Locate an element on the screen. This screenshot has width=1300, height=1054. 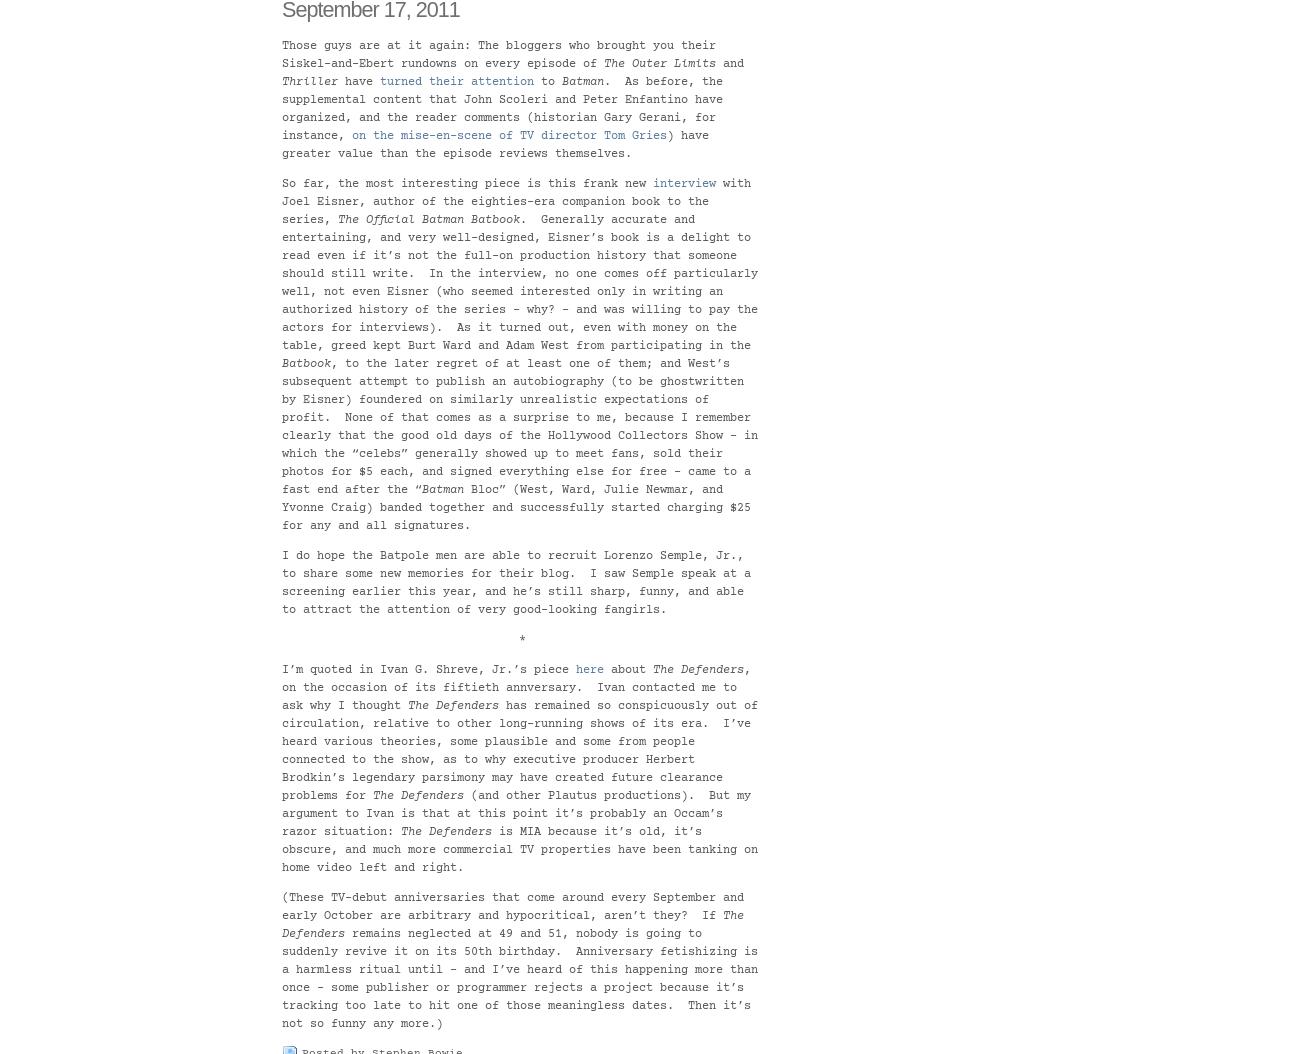
'about' is located at coordinates (628, 670).